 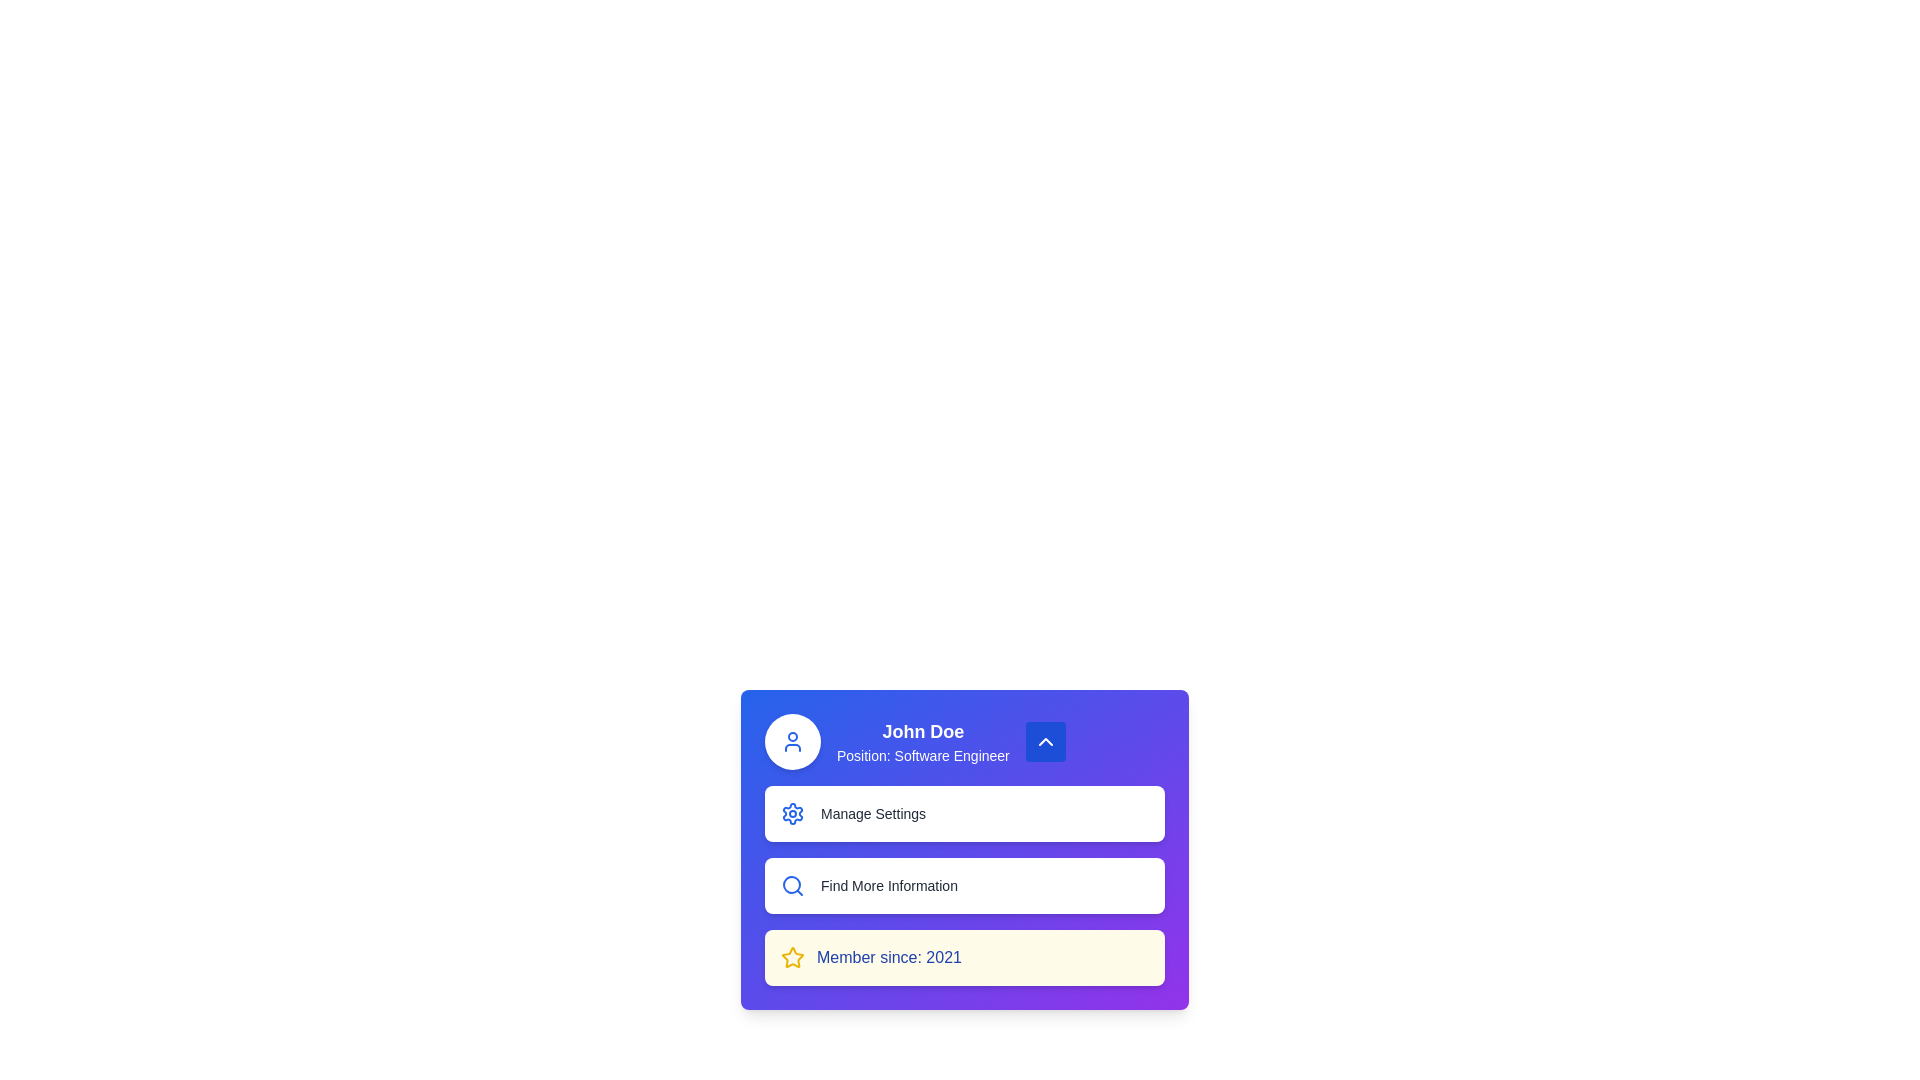 What do you see at coordinates (791, 883) in the screenshot?
I see `the circular graphic in the SVG icon representing a magnifying glass, which has a blue outline and is positioned in the top-right corner of the interface` at bounding box center [791, 883].